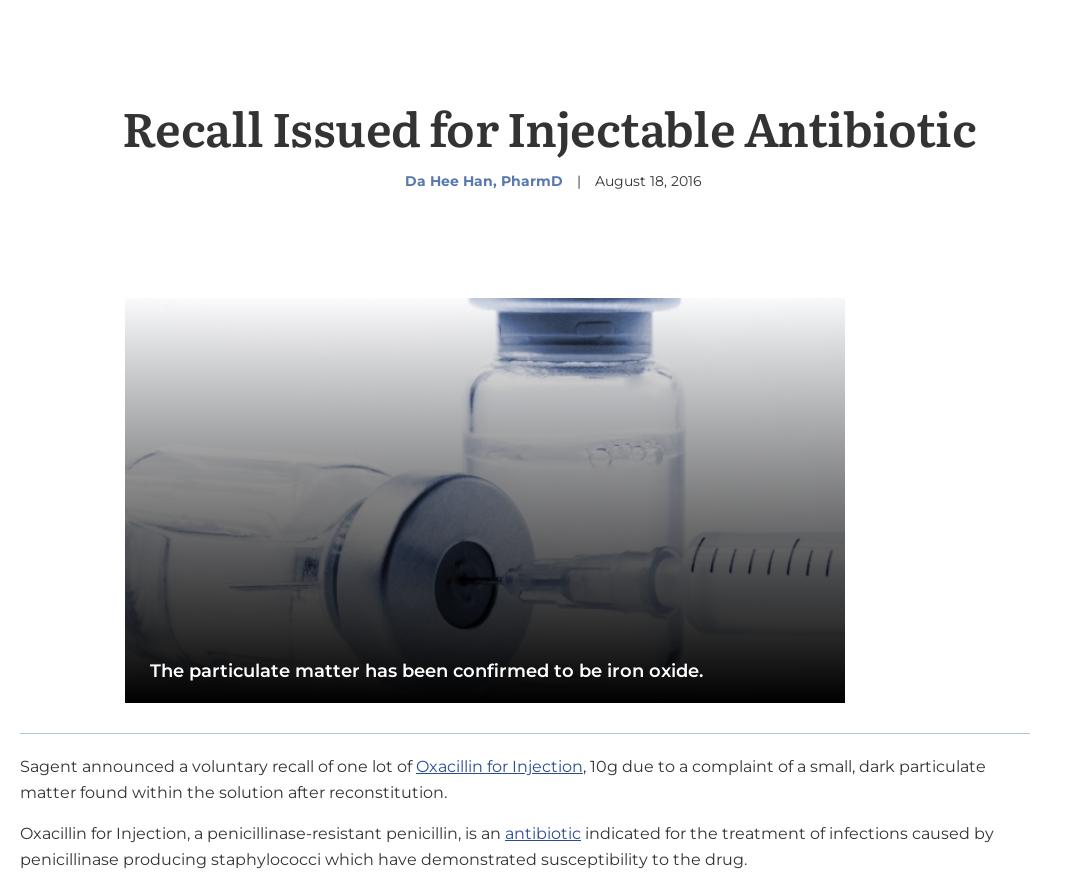 The height and width of the screenshot is (894, 1088). What do you see at coordinates (473, 866) in the screenshot?
I see `'Remarkable healthcare content'` at bounding box center [473, 866].